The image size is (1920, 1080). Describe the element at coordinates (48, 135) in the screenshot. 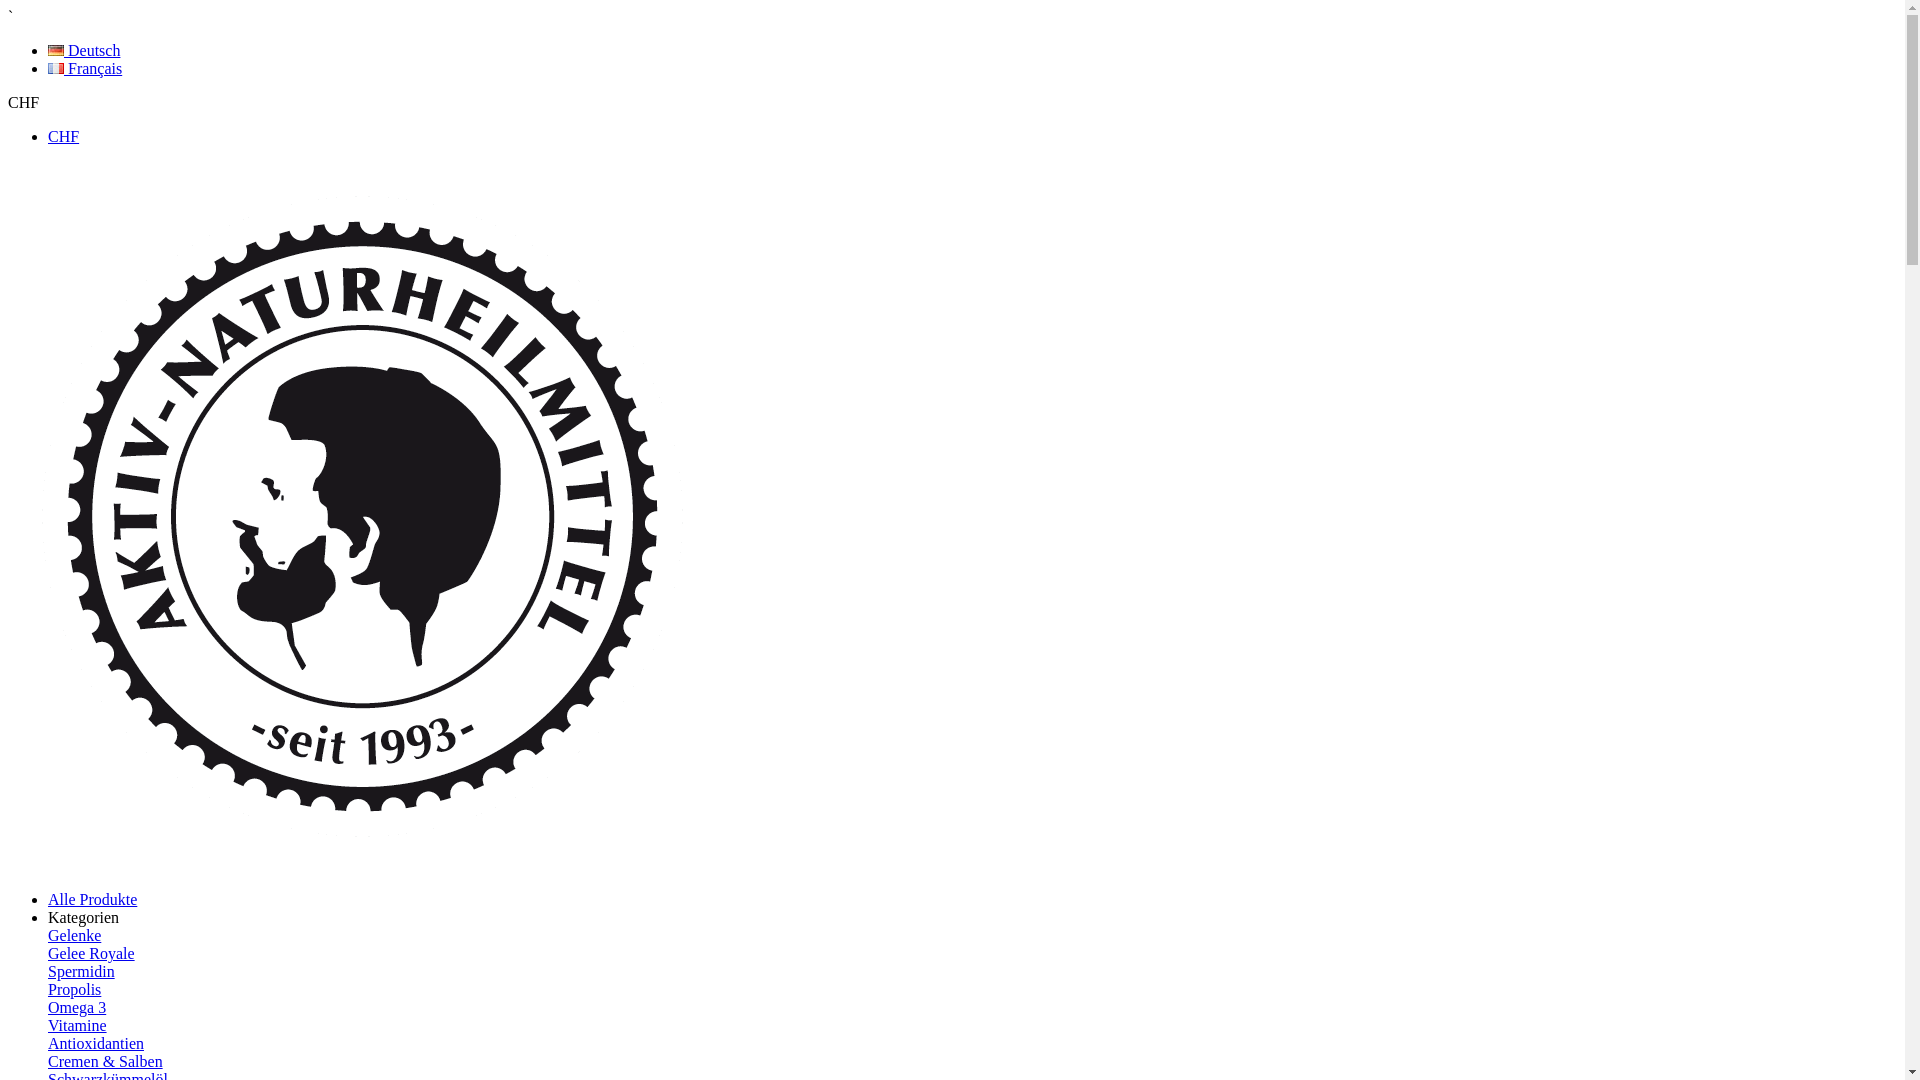

I see `'CHF'` at that location.